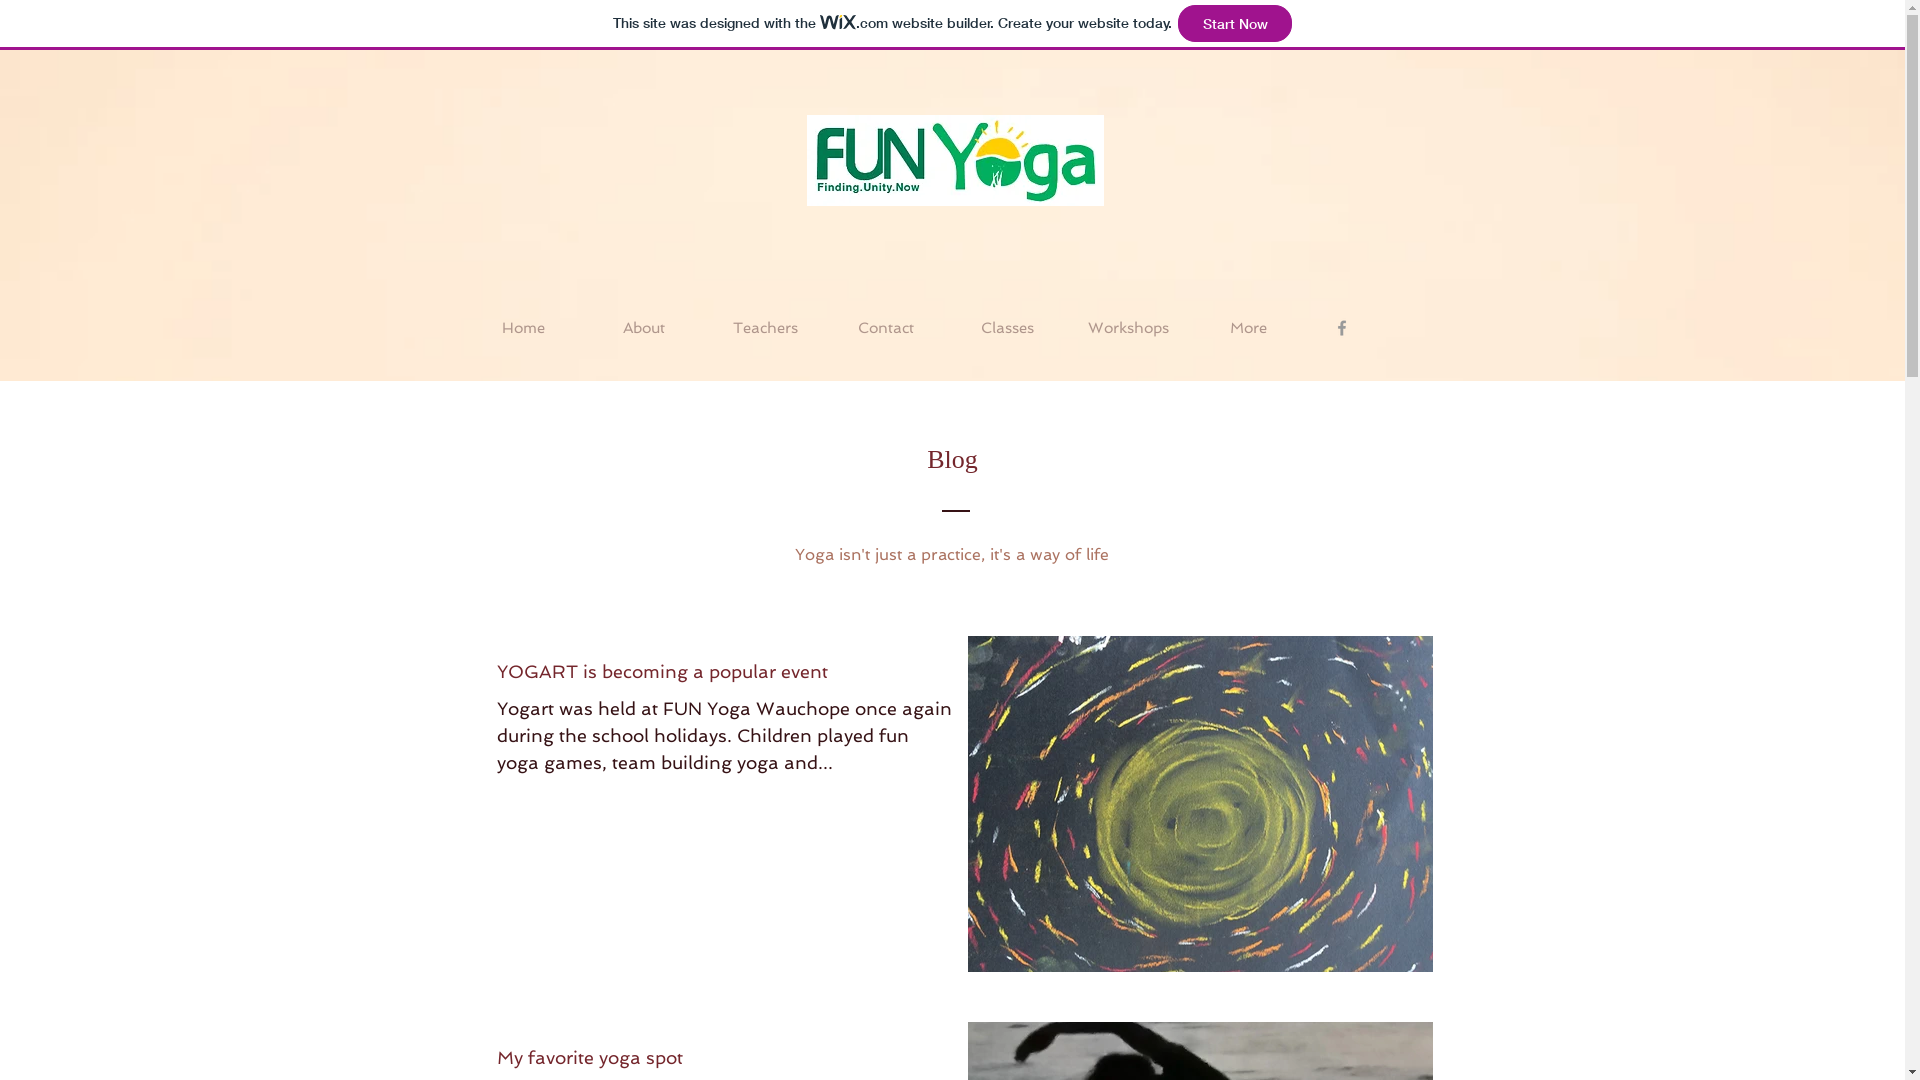 This screenshot has width=1920, height=1080. What do you see at coordinates (763, 326) in the screenshot?
I see `'Teachers'` at bounding box center [763, 326].